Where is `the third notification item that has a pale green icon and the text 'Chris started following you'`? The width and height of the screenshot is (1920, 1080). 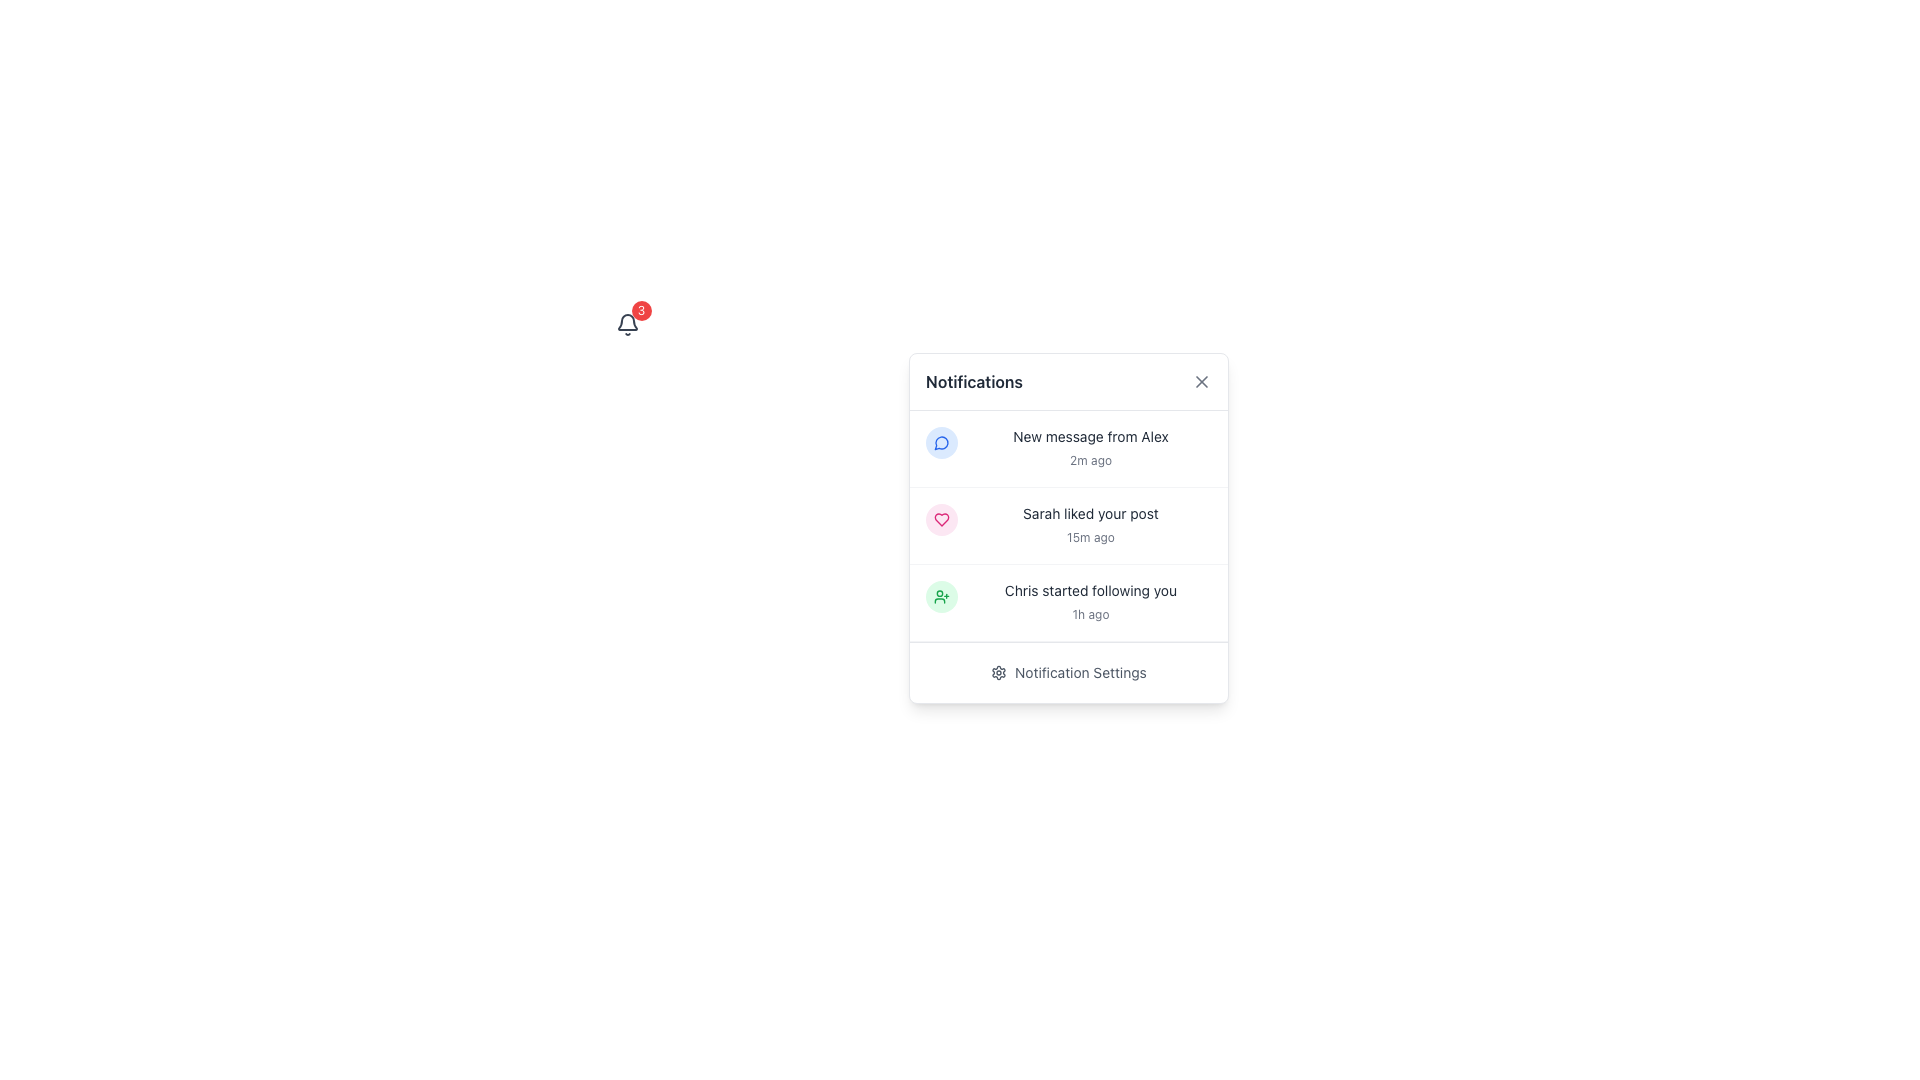 the third notification item that has a pale green icon and the text 'Chris started following you' is located at coordinates (1068, 601).